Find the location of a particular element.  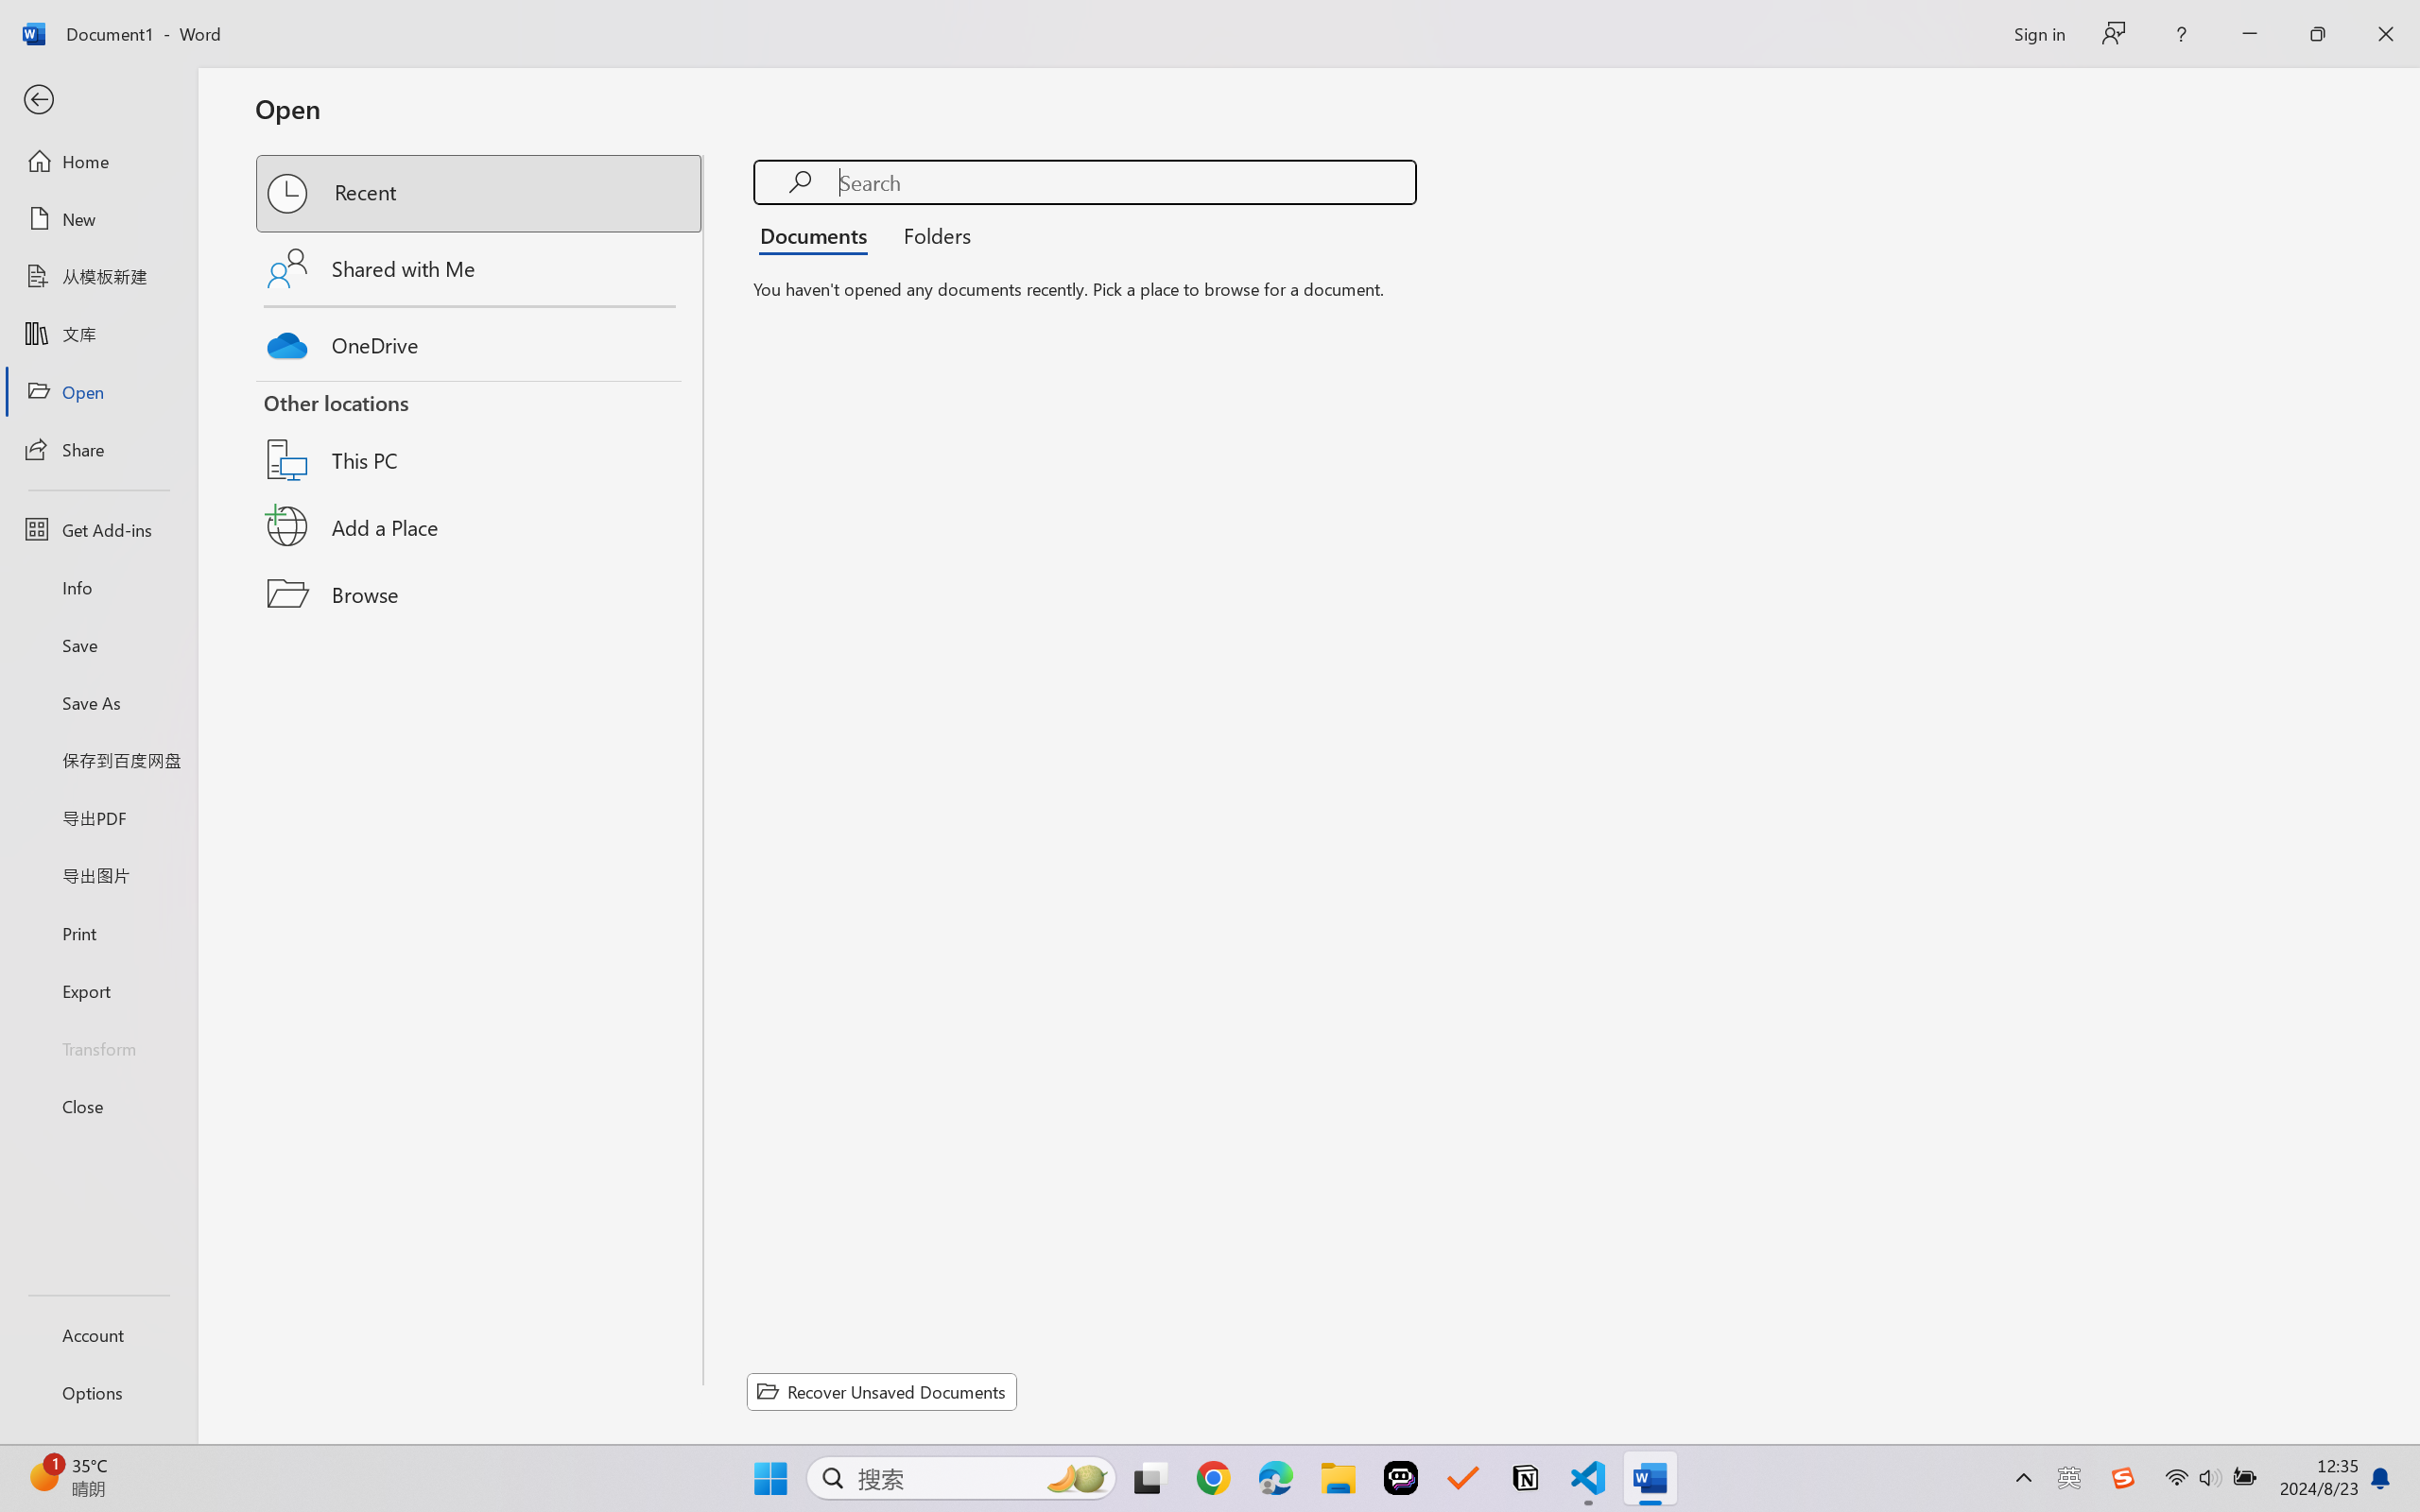

'New' is located at coordinates (97, 217).